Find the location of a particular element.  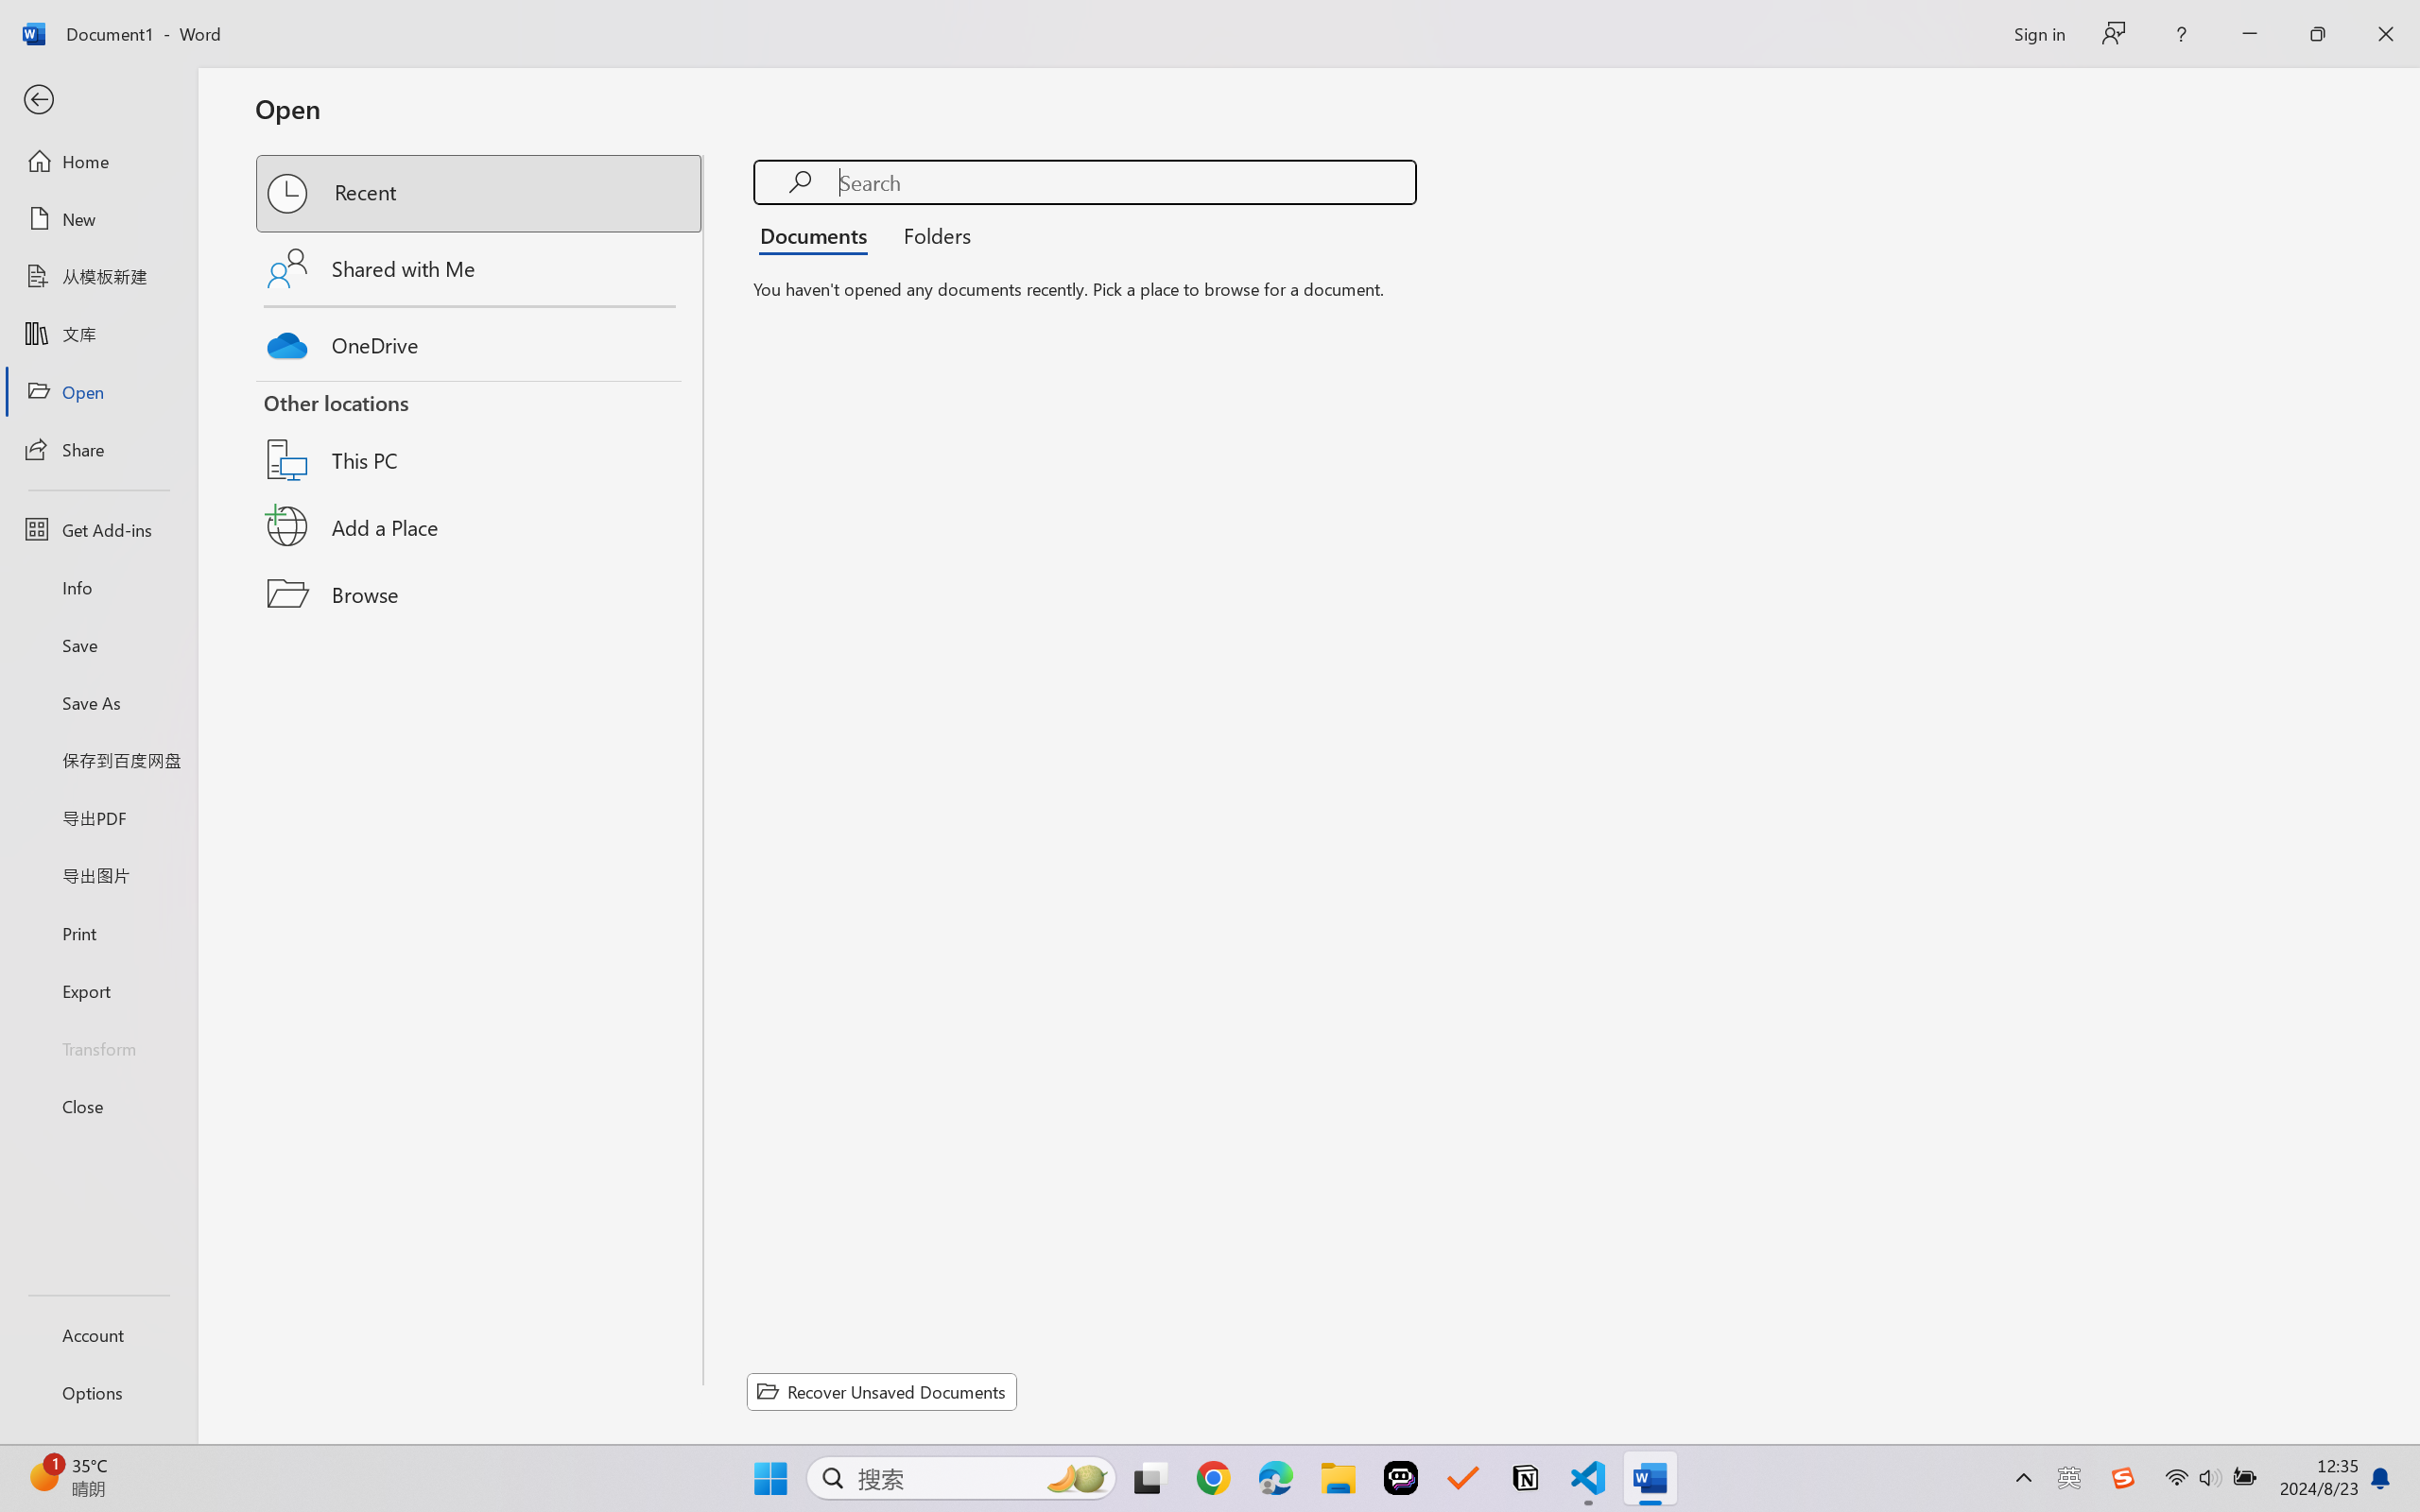

'New' is located at coordinates (97, 217).